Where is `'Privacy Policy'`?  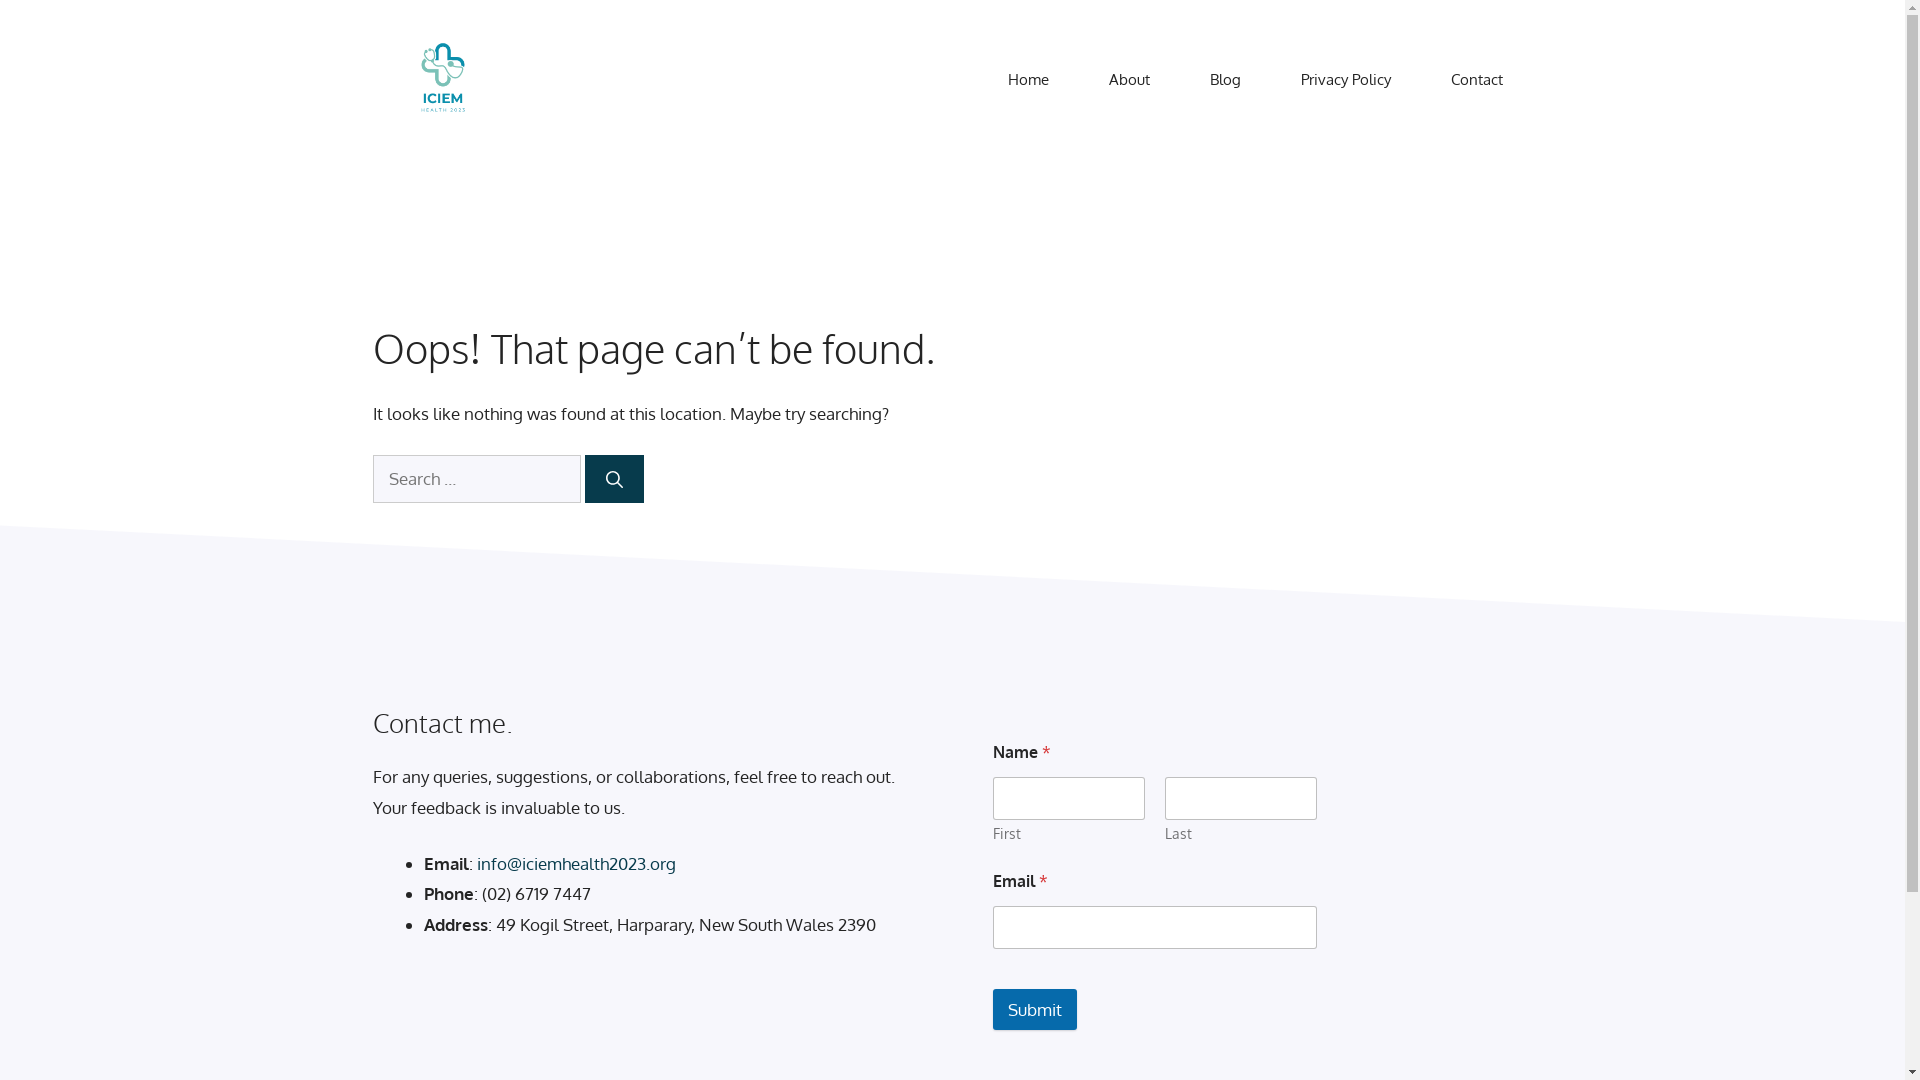 'Privacy Policy' is located at coordinates (1269, 79).